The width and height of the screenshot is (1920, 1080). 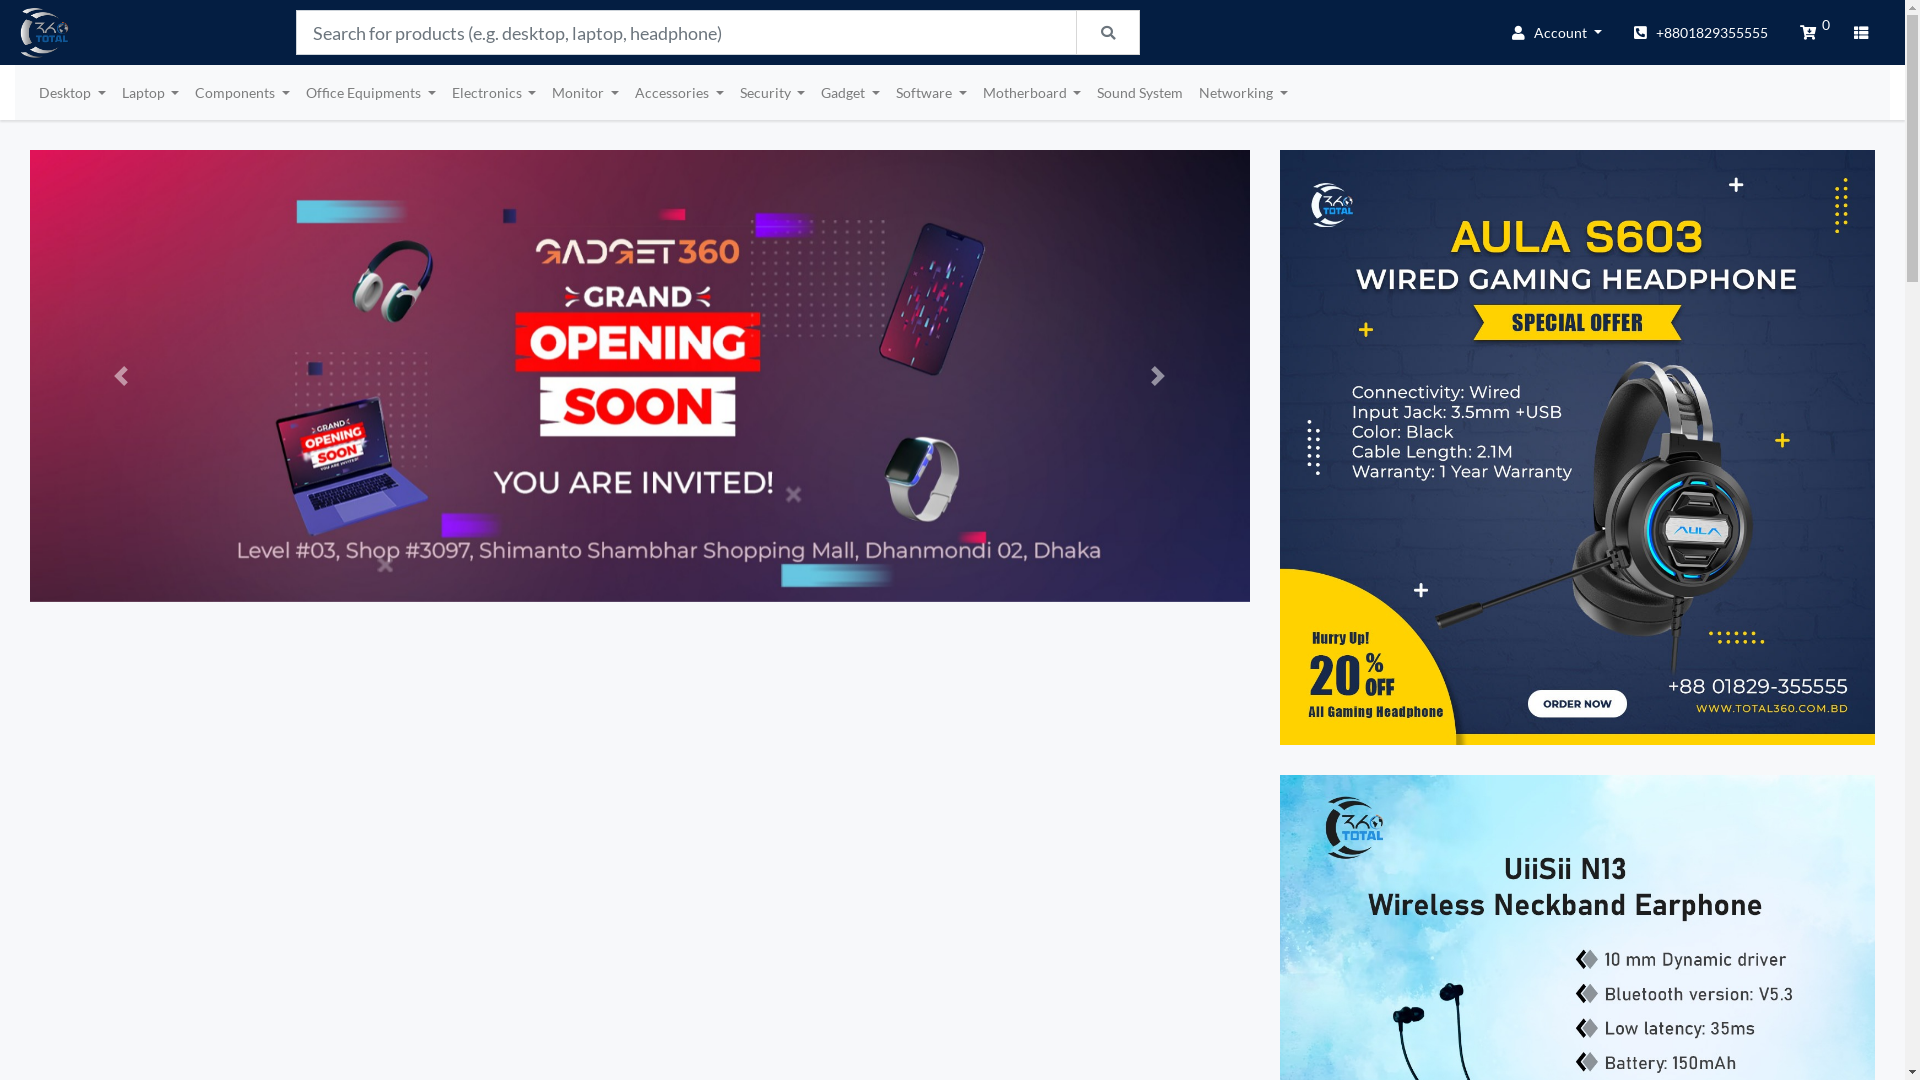 I want to click on 'Account', so click(x=1555, y=32).